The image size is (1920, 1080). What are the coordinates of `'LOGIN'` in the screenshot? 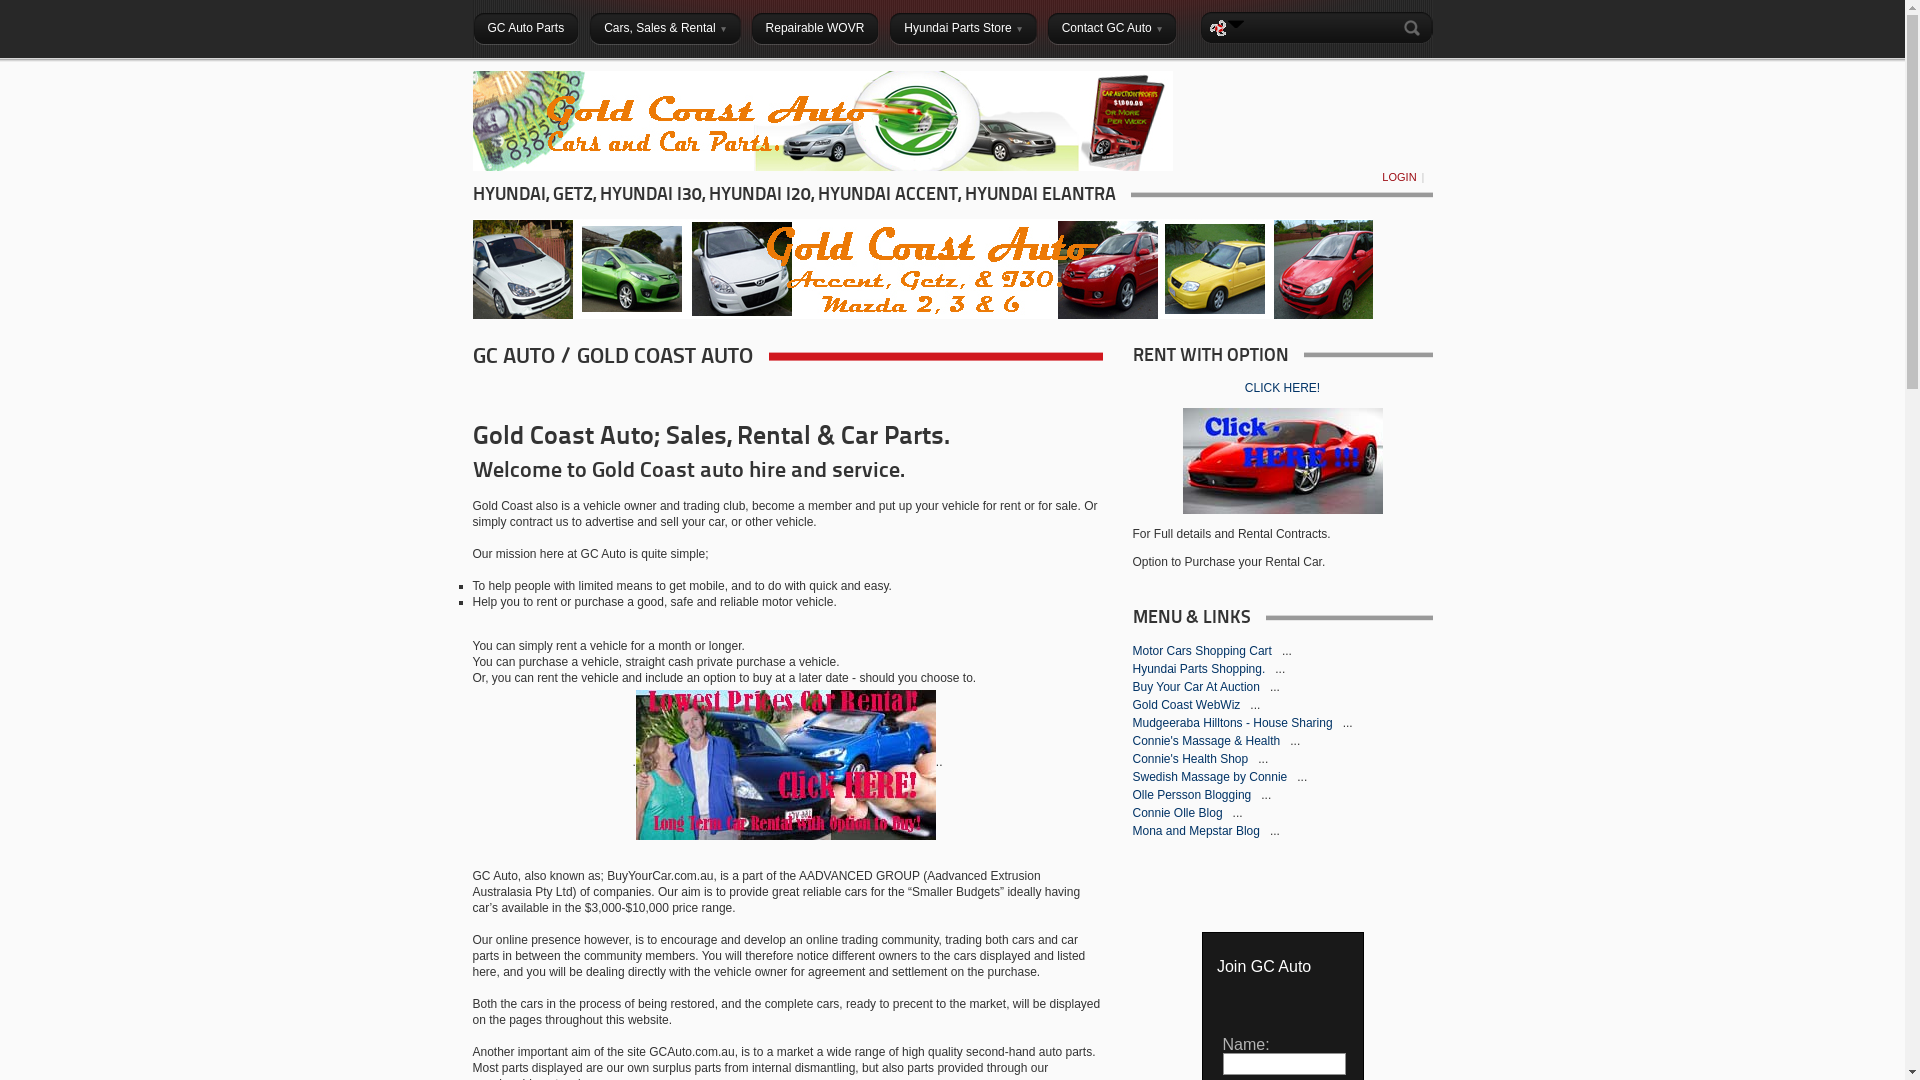 It's located at (1397, 176).